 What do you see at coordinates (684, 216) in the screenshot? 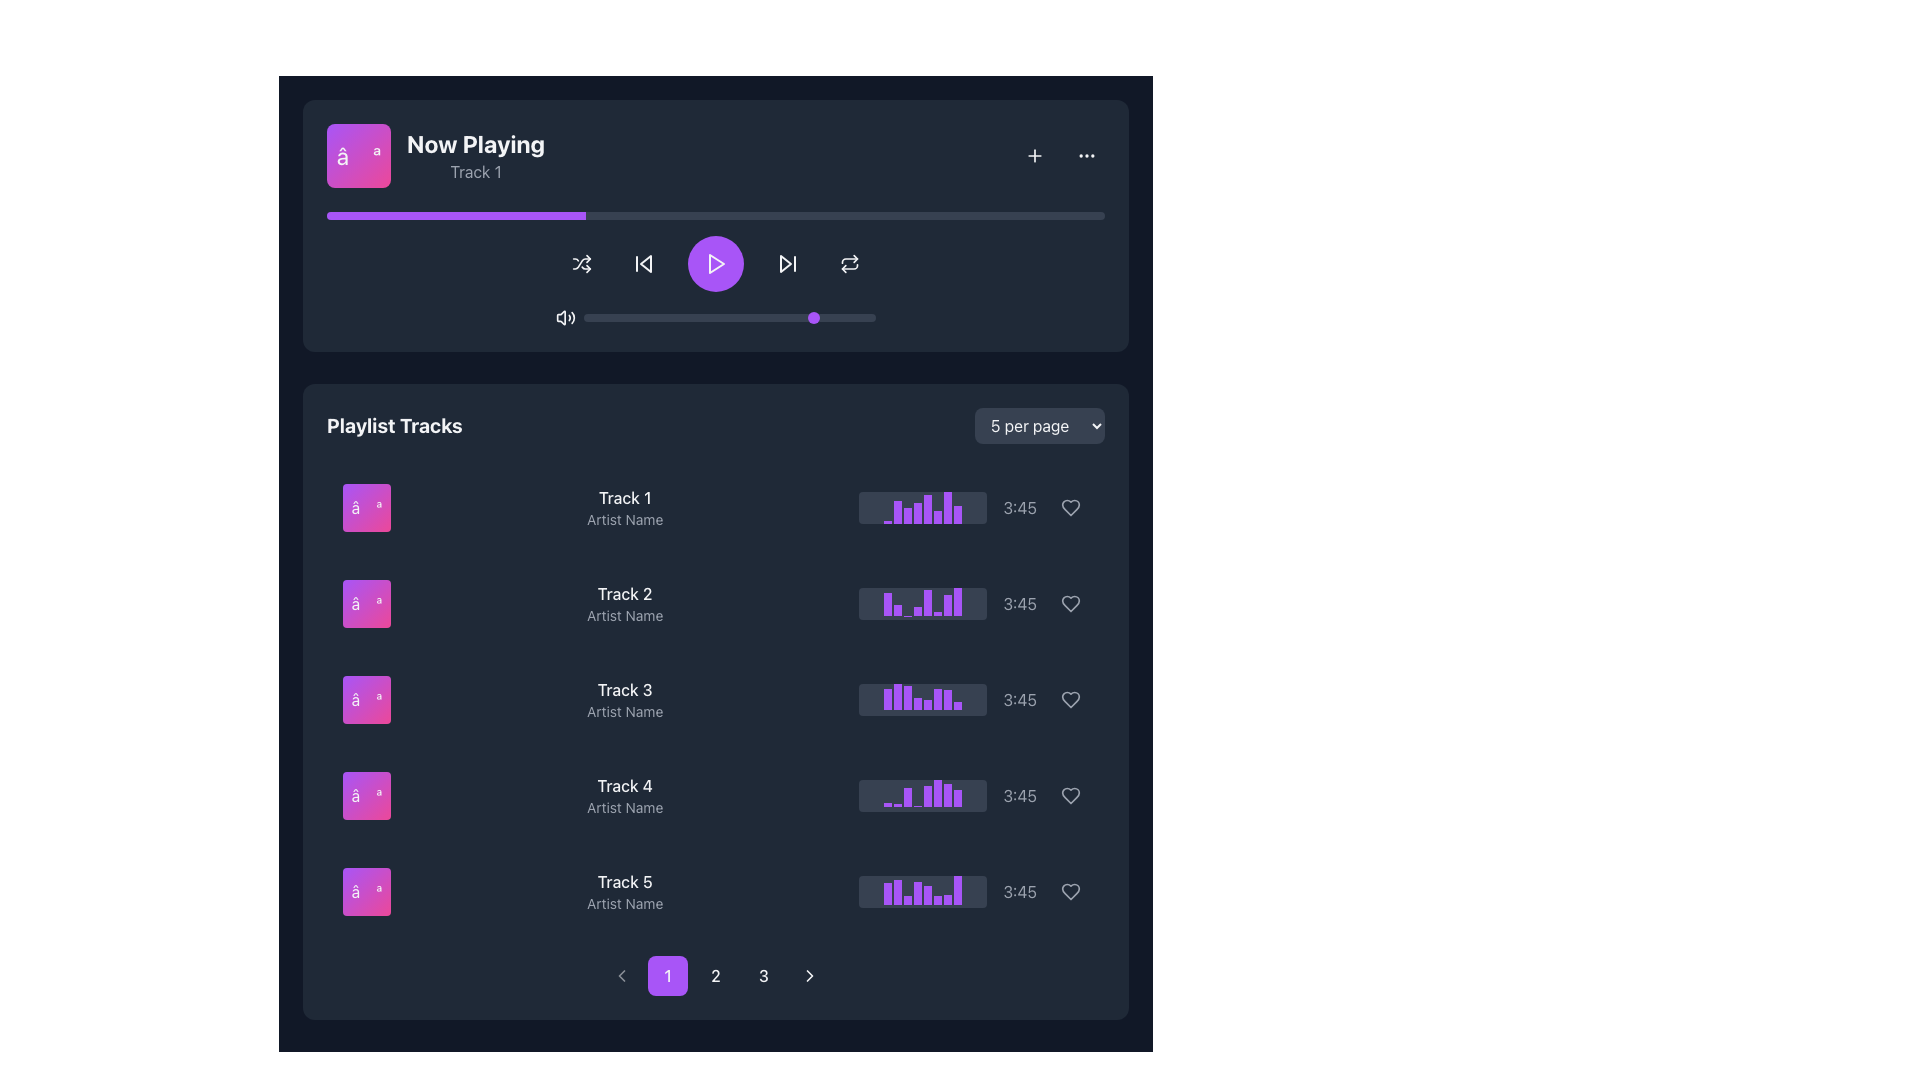
I see `playback progress` at bounding box center [684, 216].